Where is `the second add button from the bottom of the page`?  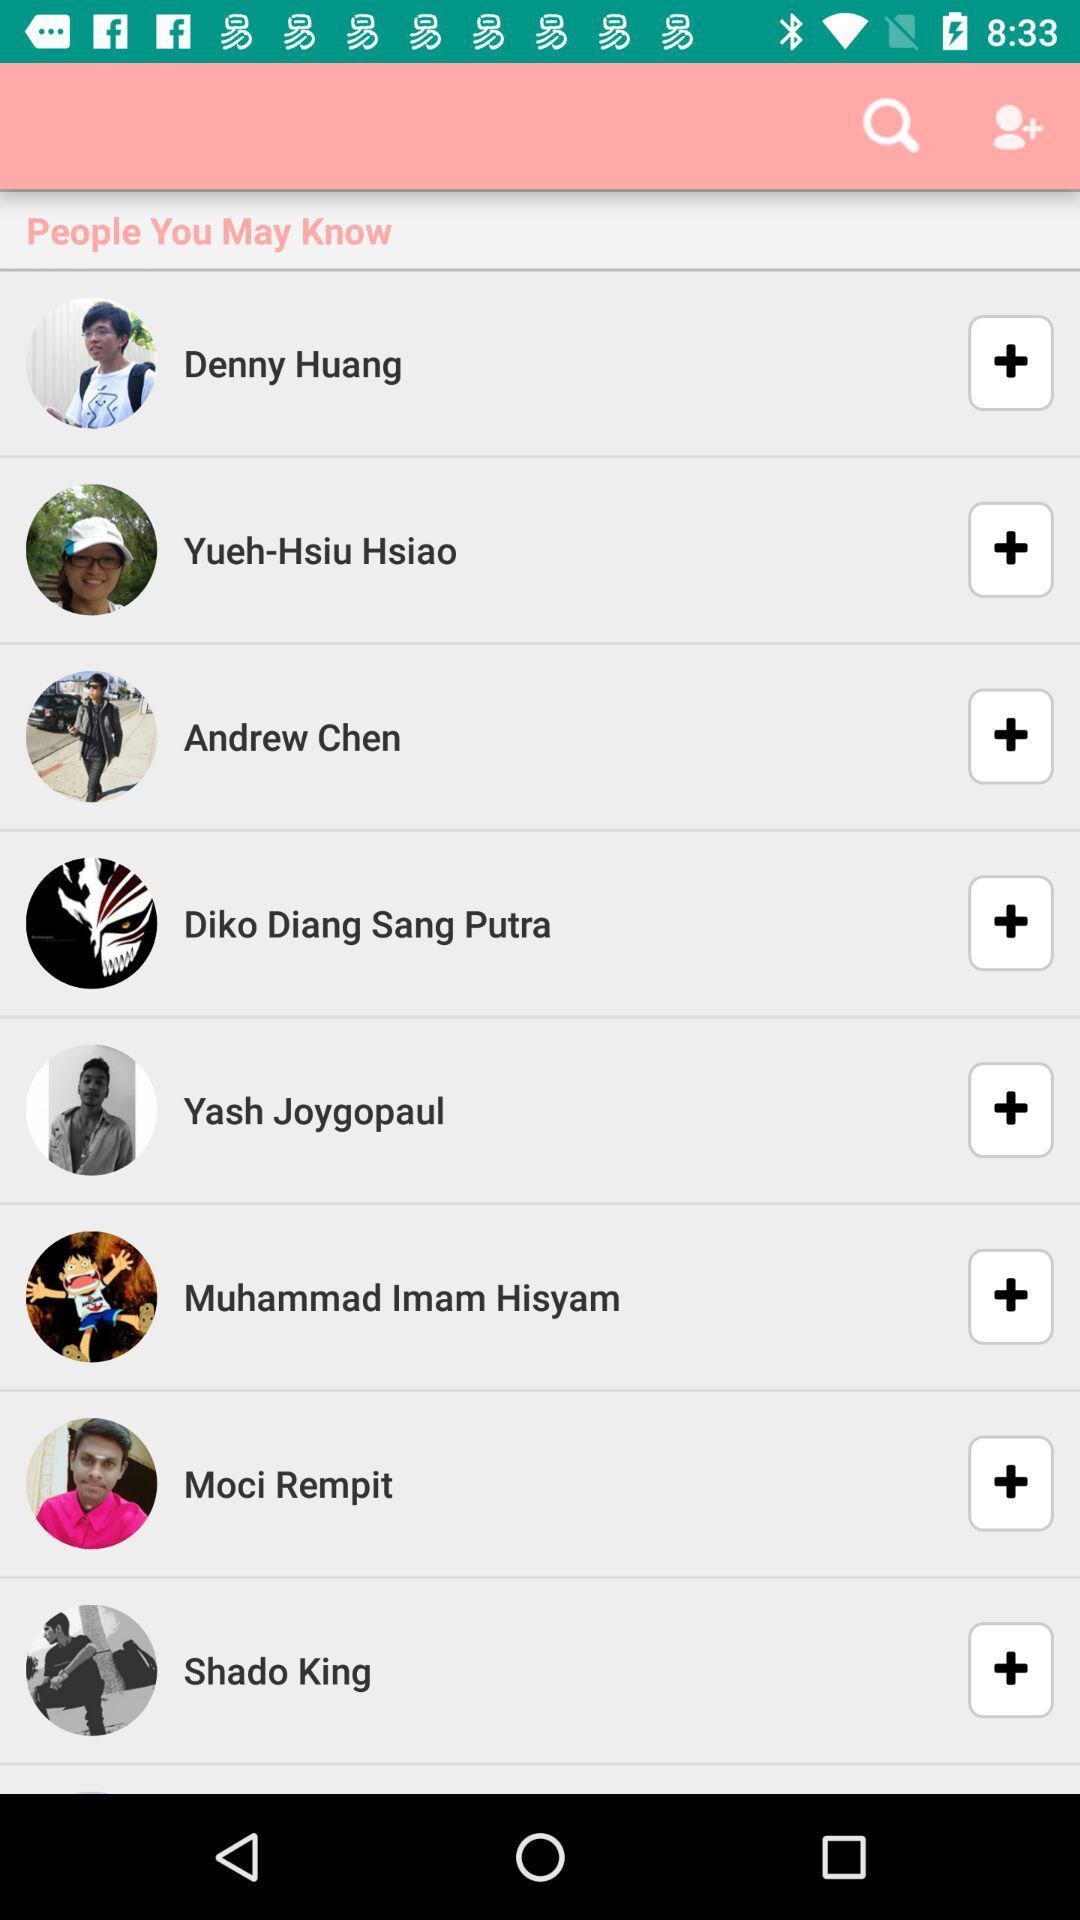
the second add button from the bottom of the page is located at coordinates (998, 1483).